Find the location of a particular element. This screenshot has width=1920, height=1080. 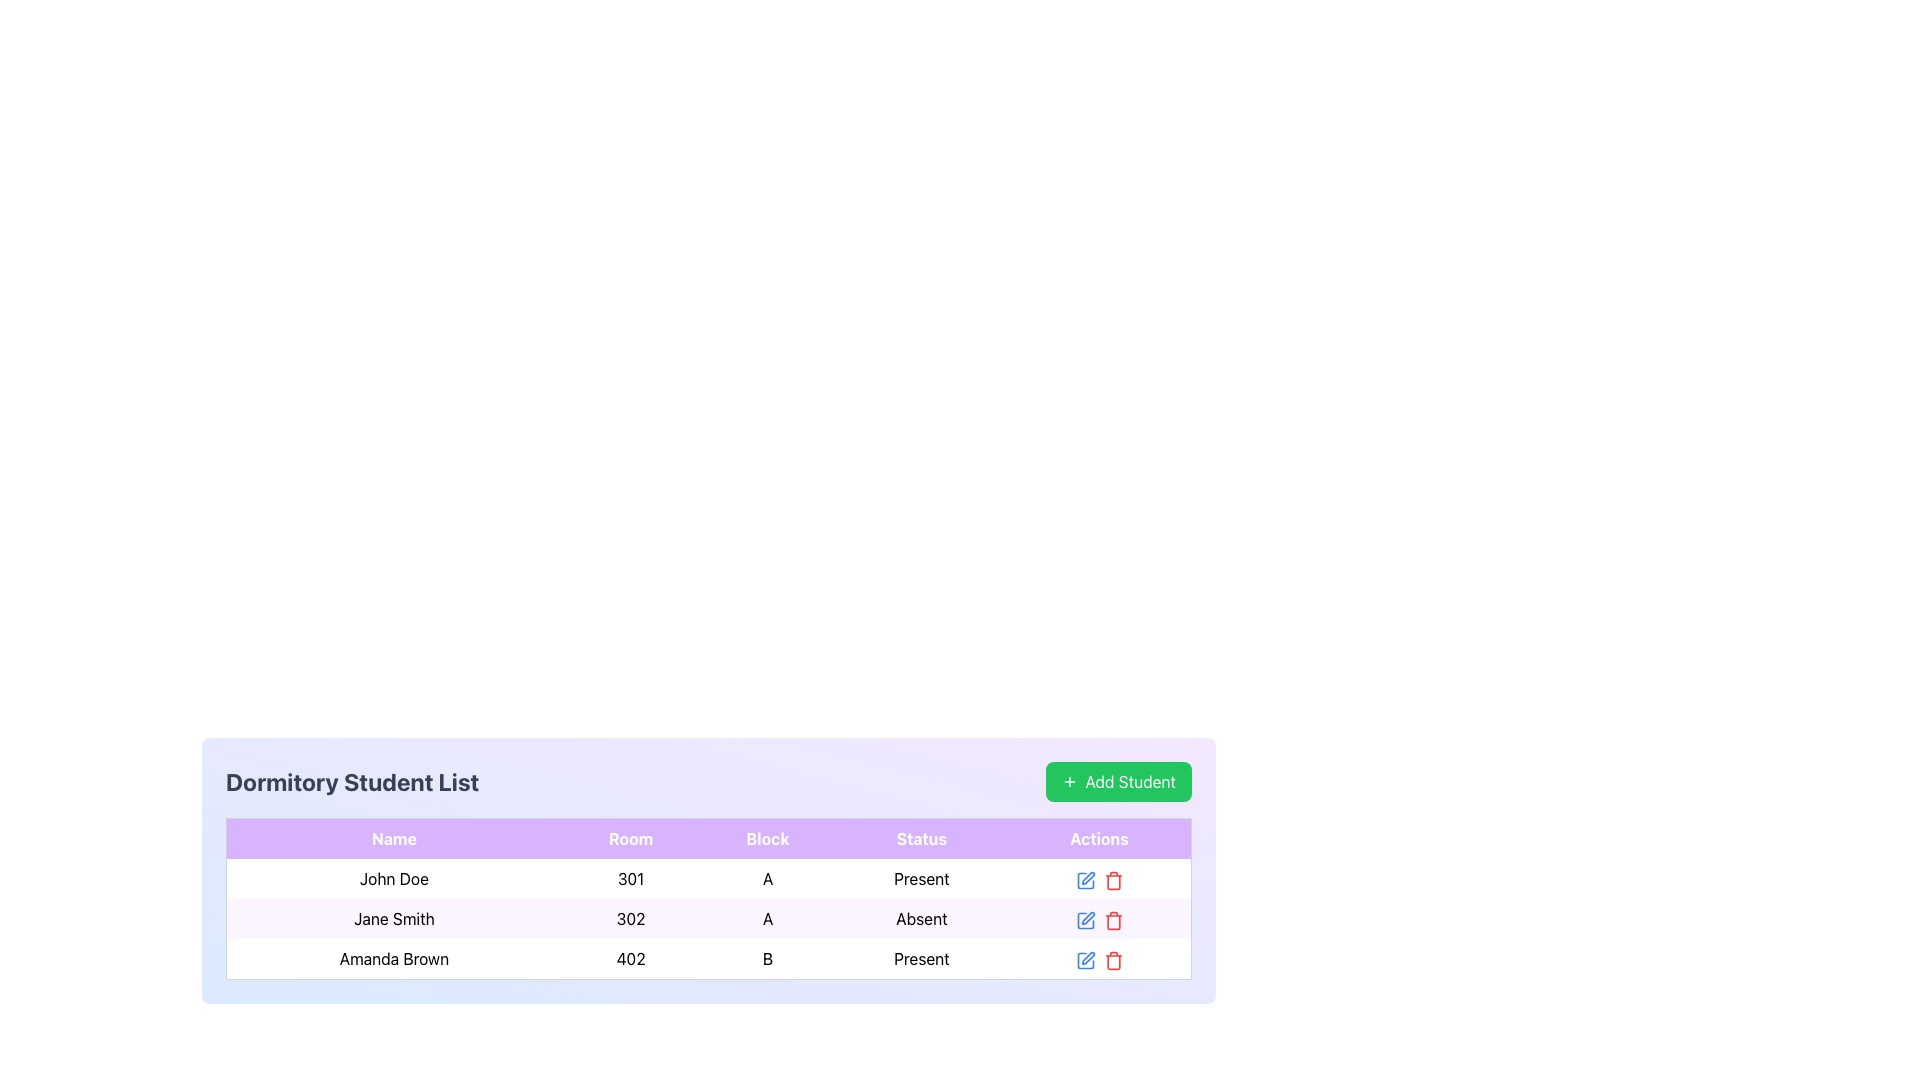

the red trash icon button in the actions column of the table to initiate a delete action for 'John Doe' is located at coordinates (1112, 879).